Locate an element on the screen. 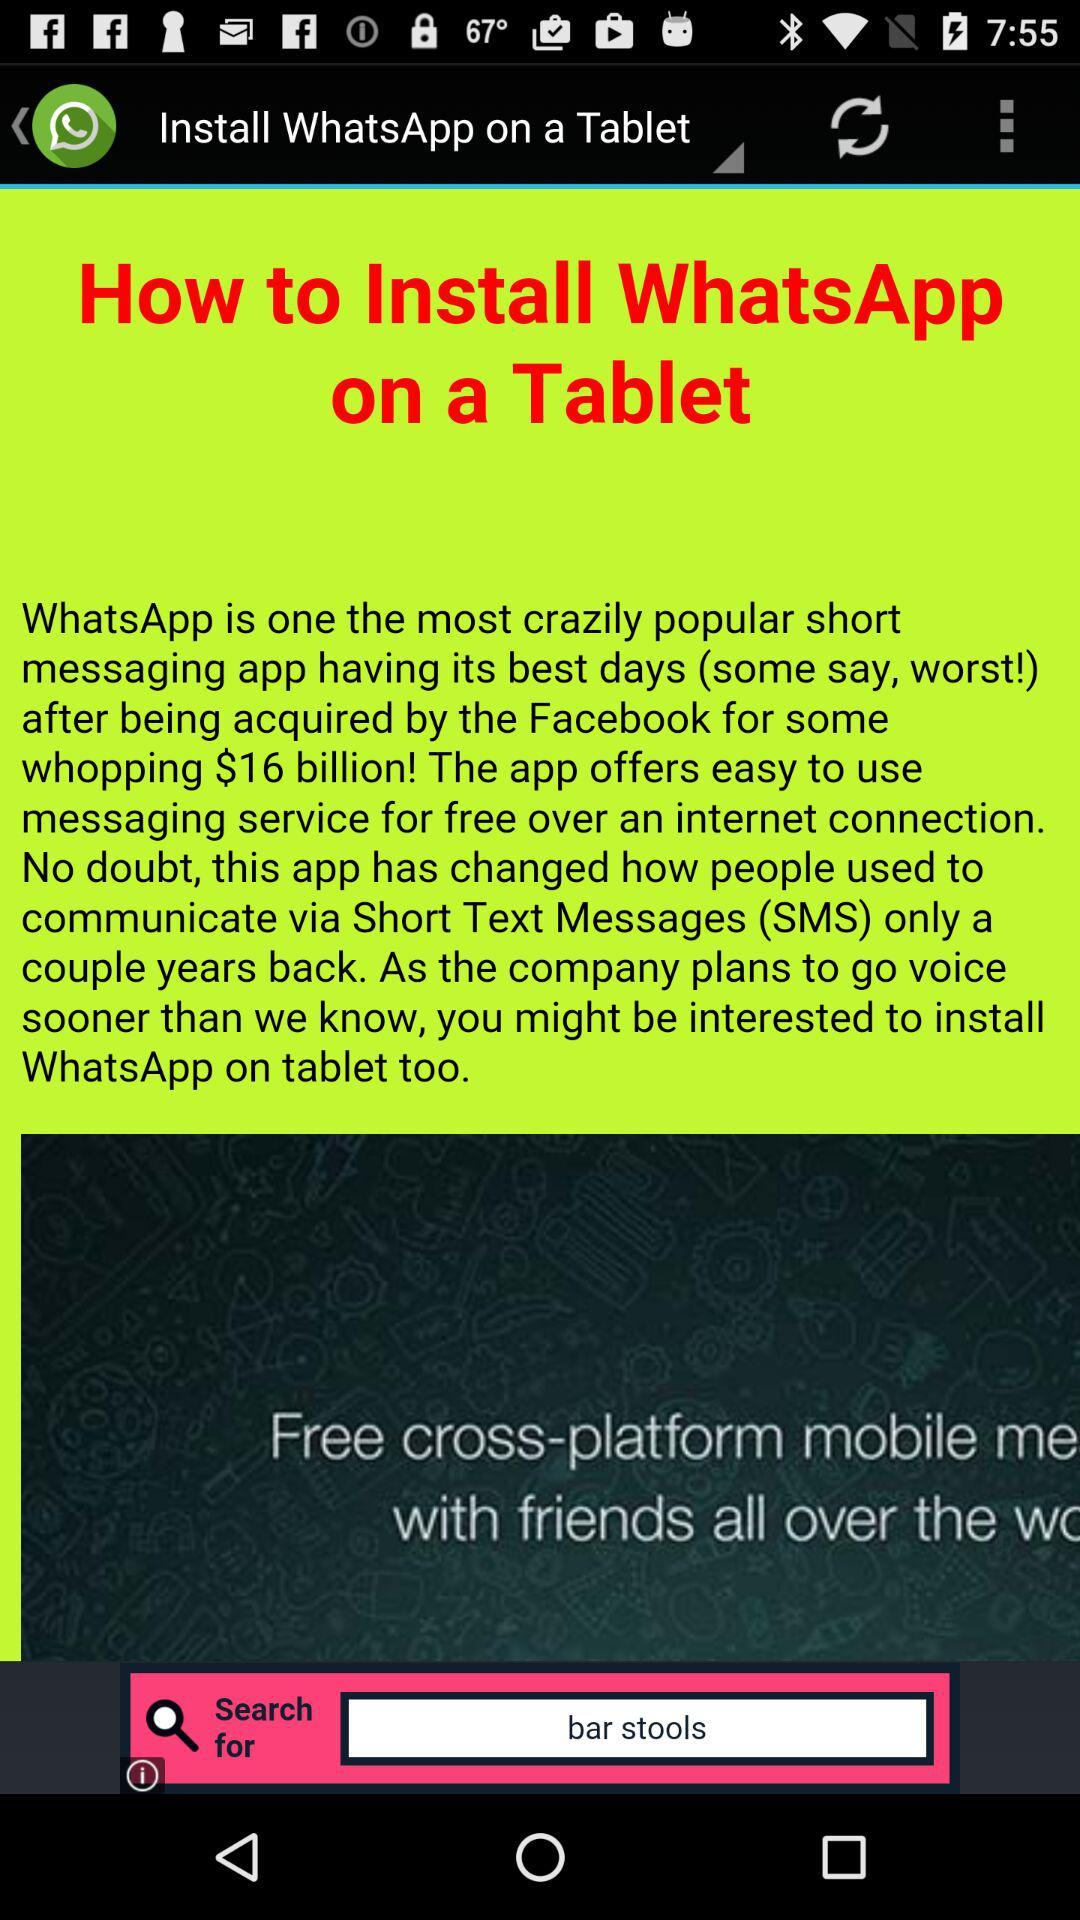 The width and height of the screenshot is (1080, 1920). instructions is located at coordinates (540, 924).